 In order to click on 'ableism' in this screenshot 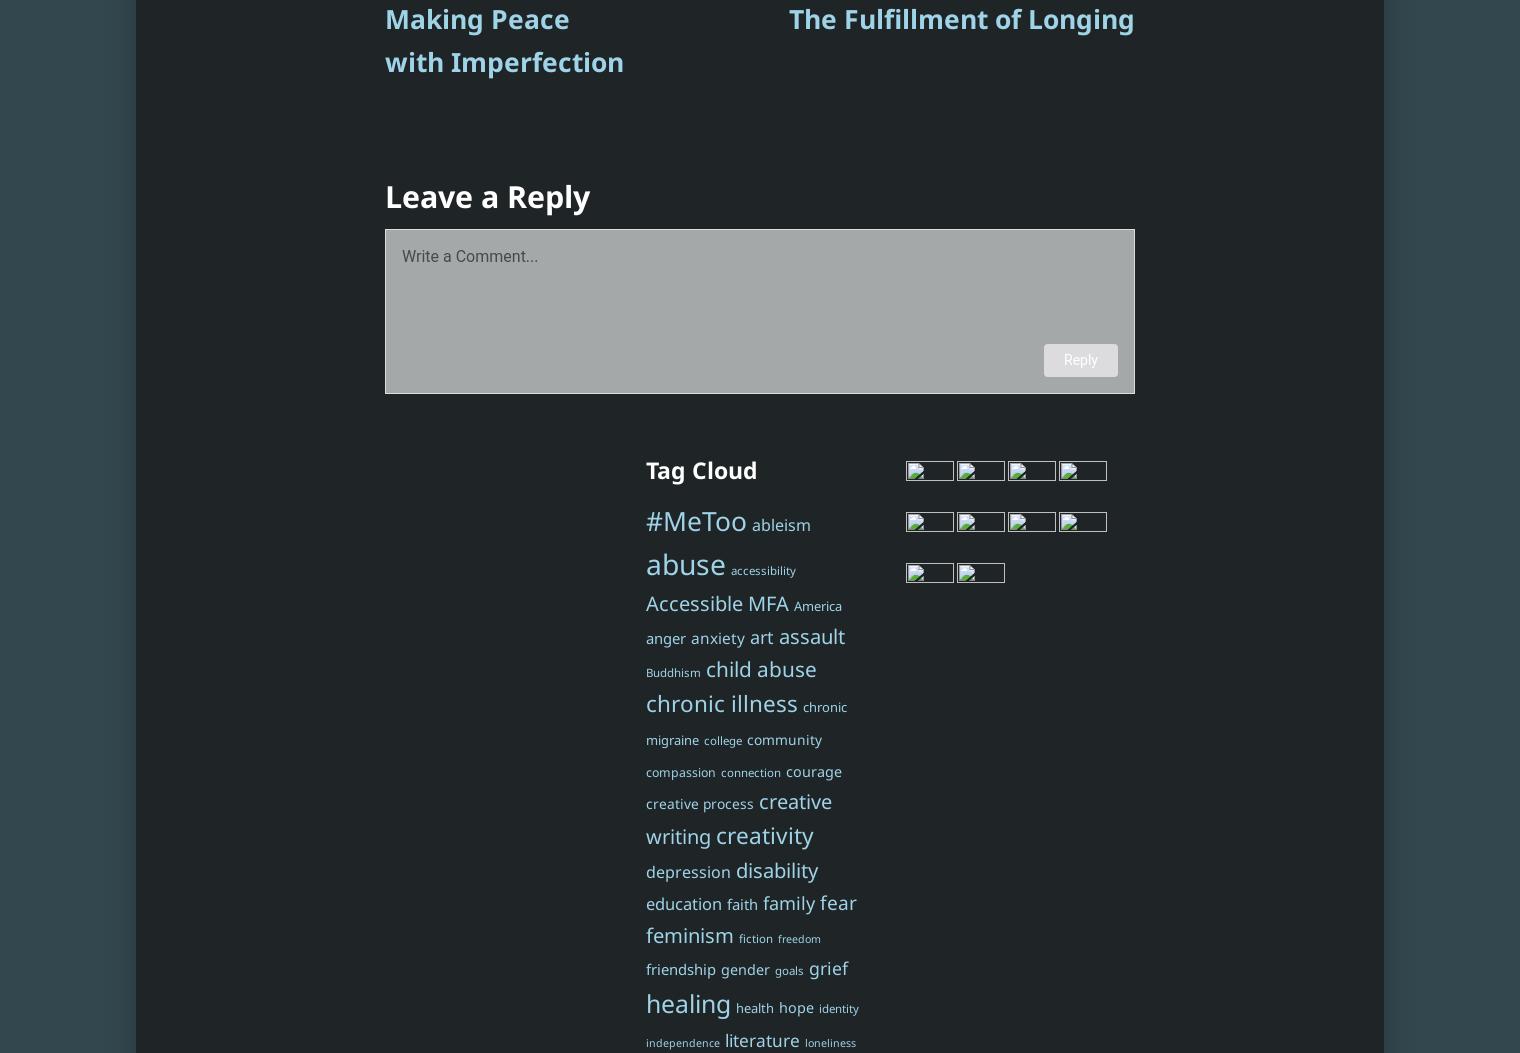, I will do `click(779, 525)`.